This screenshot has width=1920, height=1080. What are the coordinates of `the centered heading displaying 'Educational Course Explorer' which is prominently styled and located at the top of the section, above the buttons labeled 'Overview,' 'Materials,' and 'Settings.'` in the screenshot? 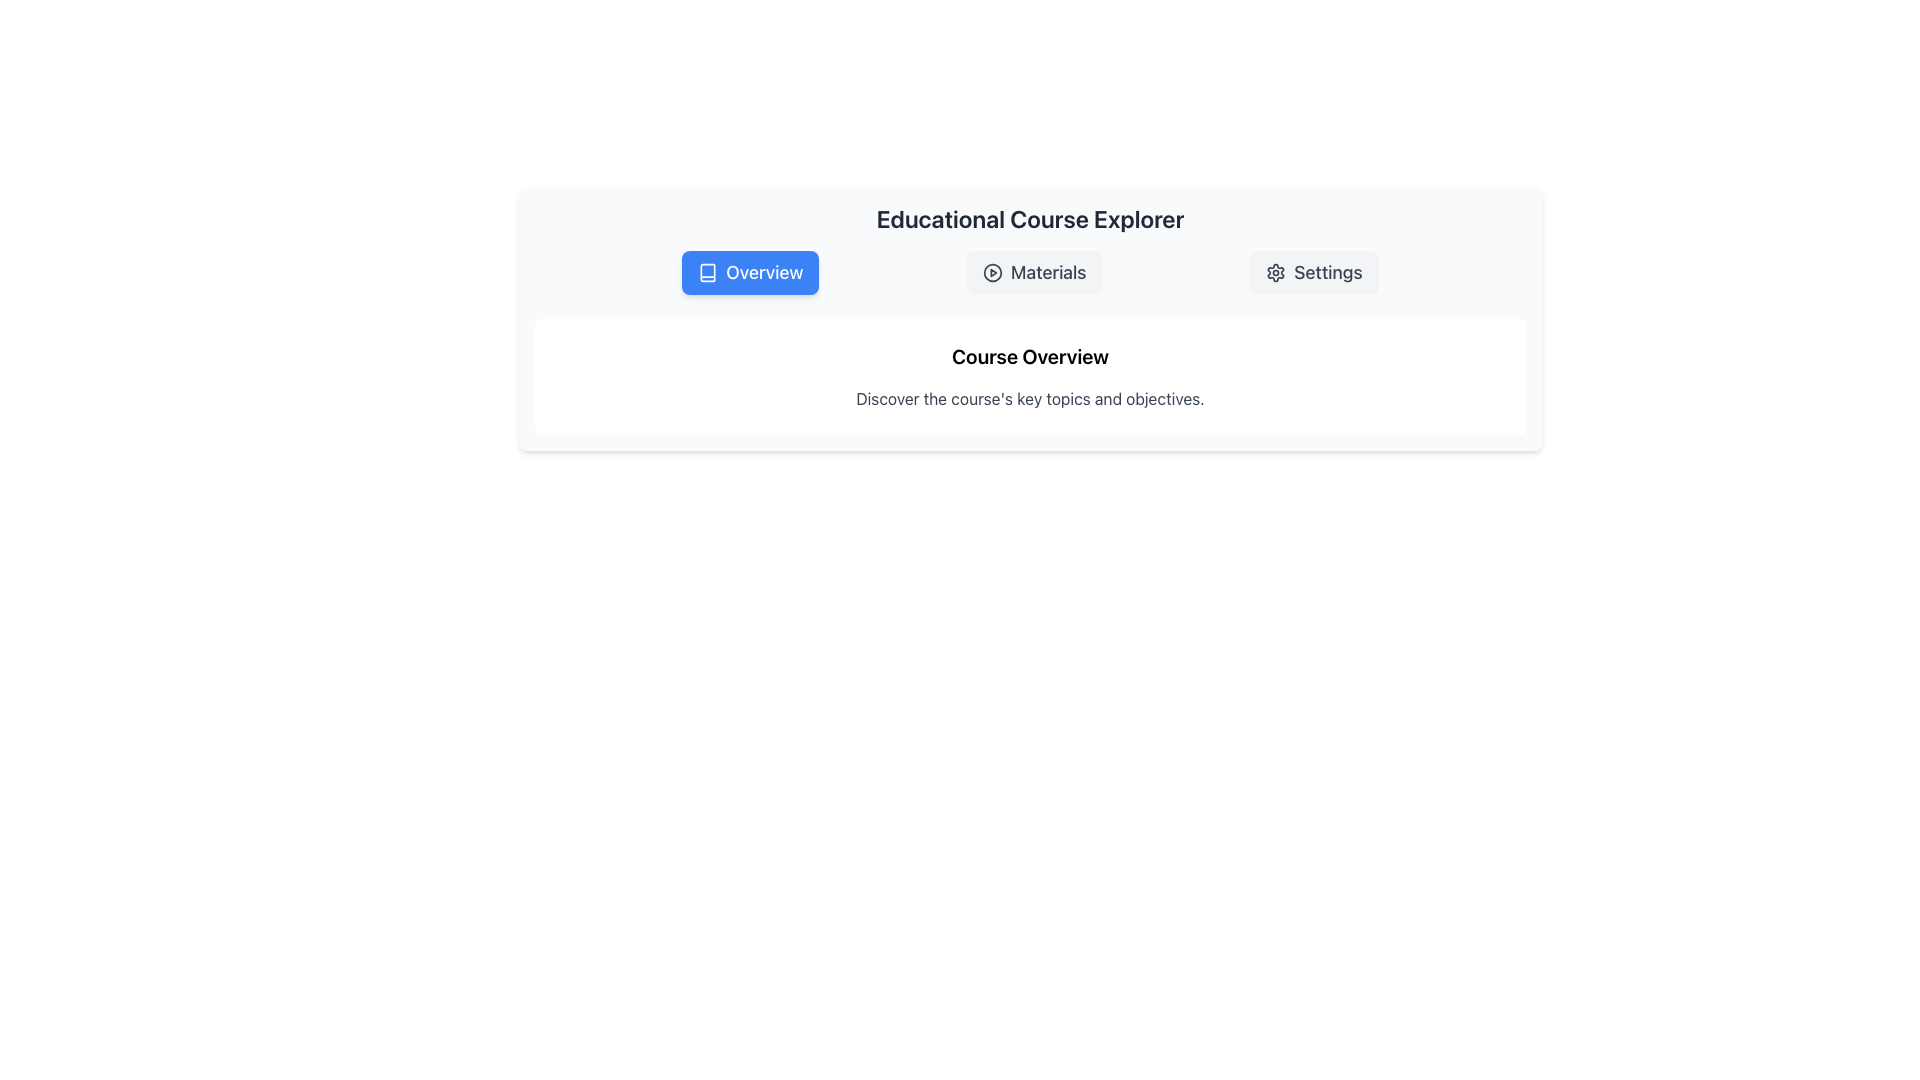 It's located at (1030, 219).